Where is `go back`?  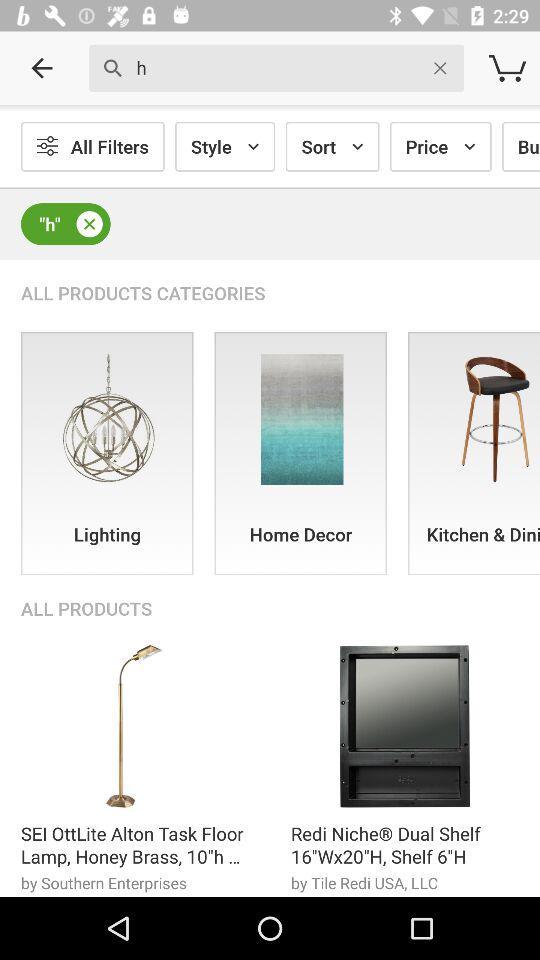 go back is located at coordinates (42, 68).